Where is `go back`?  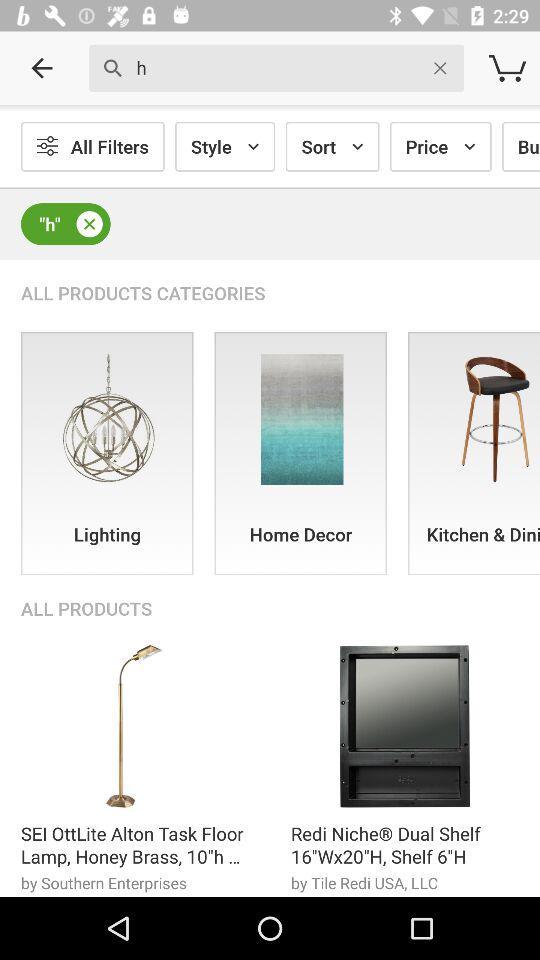 go back is located at coordinates (42, 68).